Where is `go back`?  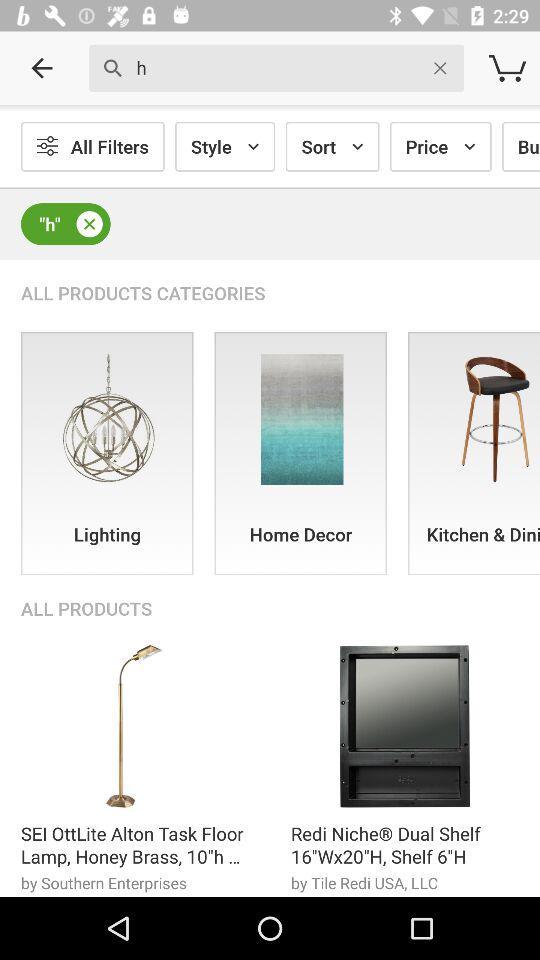 go back is located at coordinates (42, 68).